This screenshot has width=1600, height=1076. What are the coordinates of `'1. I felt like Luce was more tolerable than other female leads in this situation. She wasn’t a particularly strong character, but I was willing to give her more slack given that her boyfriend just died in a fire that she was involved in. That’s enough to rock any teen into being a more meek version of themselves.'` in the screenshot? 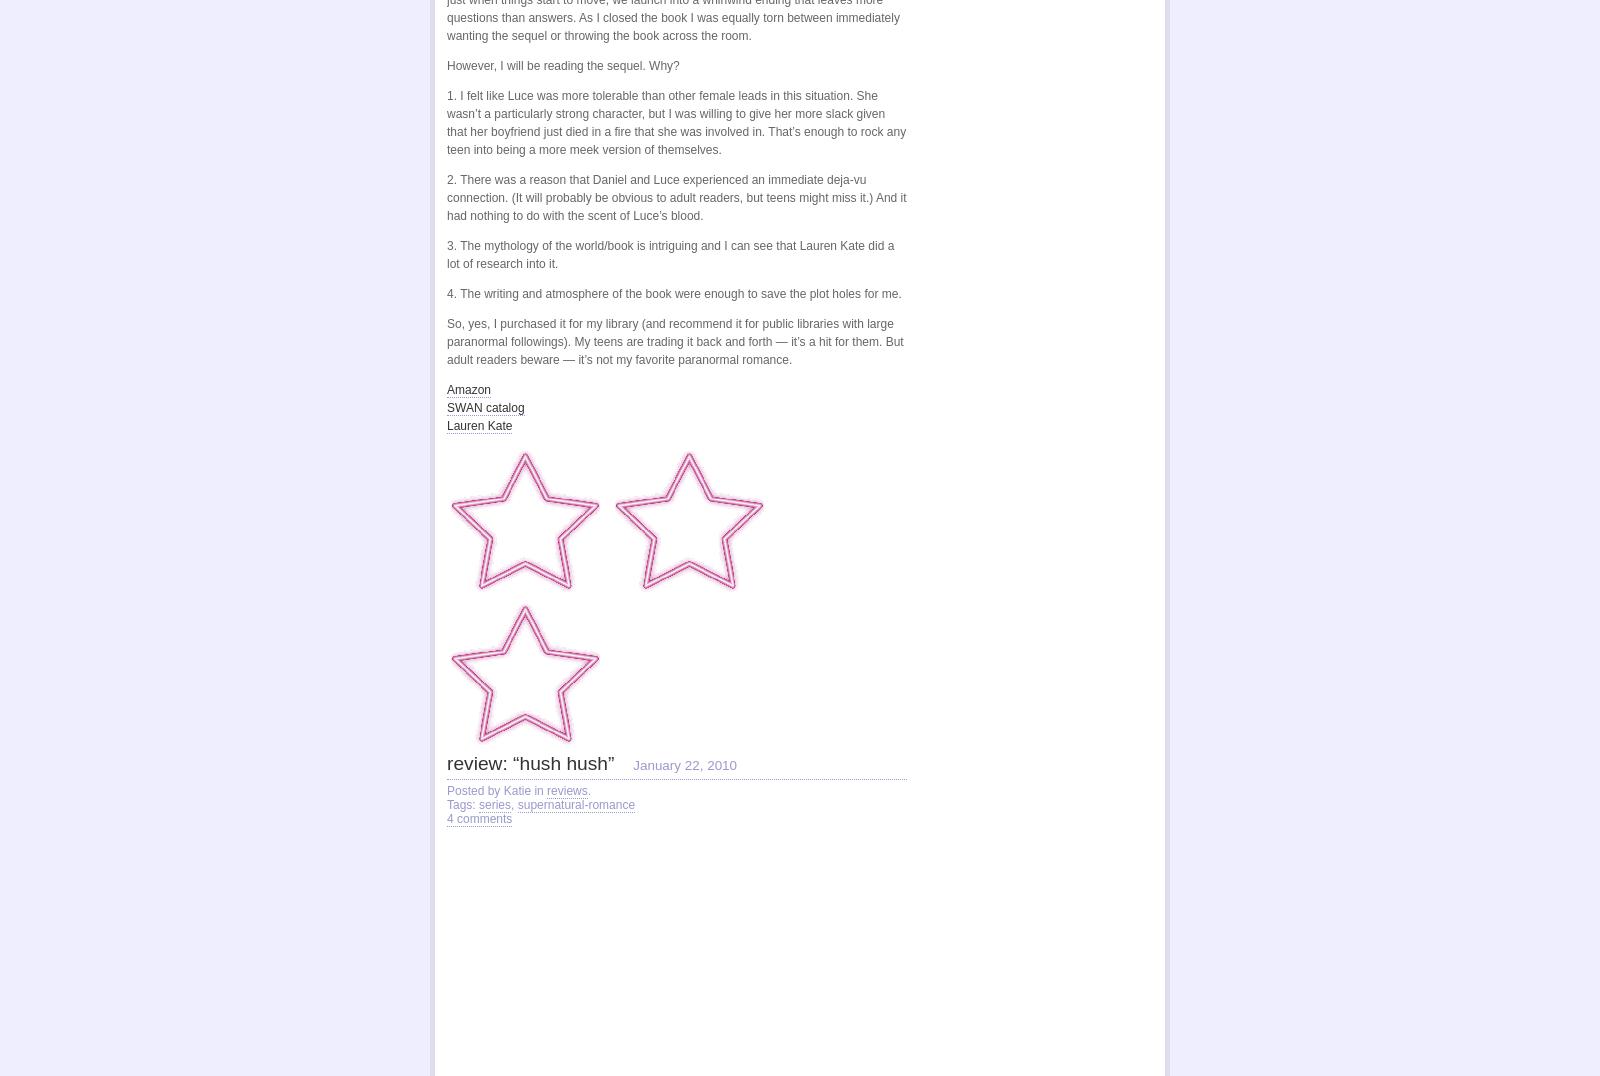 It's located at (446, 117).